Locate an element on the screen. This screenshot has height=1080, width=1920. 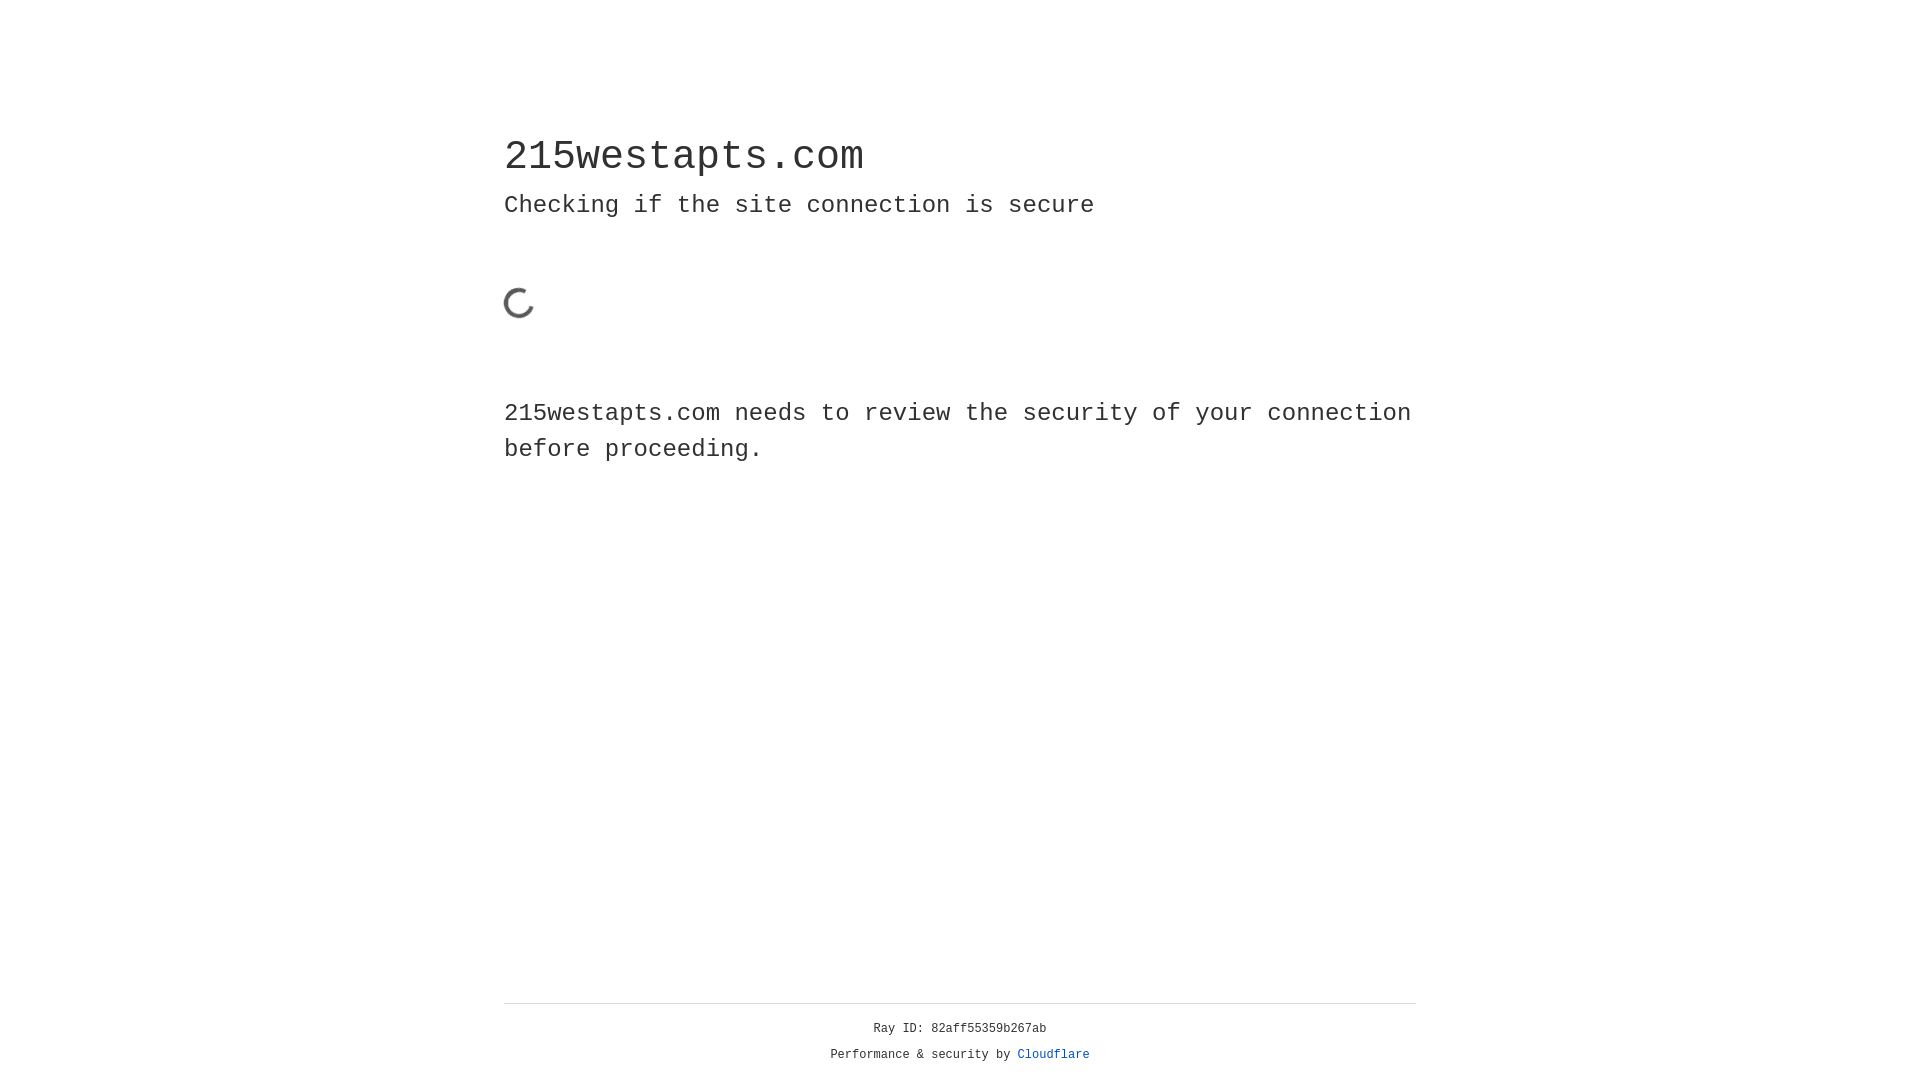
'Cloudflare' is located at coordinates (1053, 1054).